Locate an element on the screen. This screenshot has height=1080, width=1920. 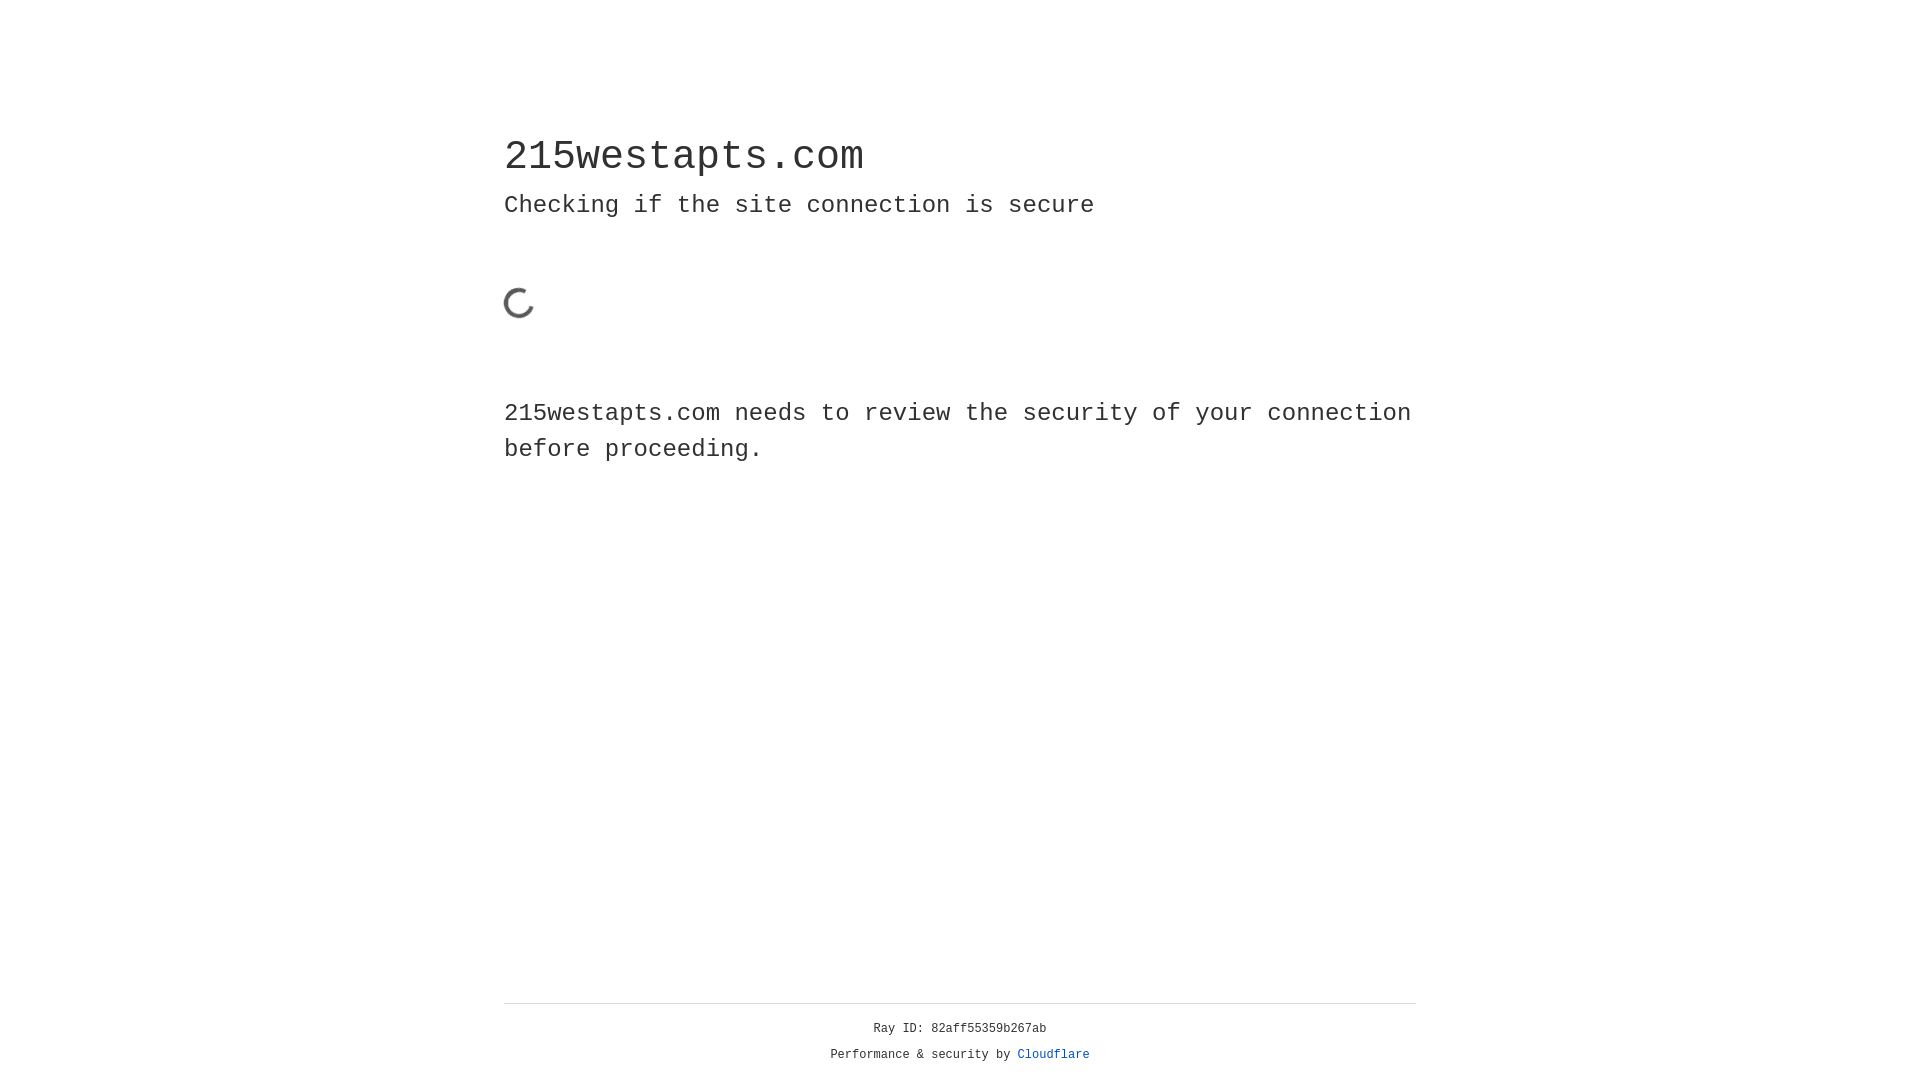
'Cloudflare' is located at coordinates (1053, 1054).